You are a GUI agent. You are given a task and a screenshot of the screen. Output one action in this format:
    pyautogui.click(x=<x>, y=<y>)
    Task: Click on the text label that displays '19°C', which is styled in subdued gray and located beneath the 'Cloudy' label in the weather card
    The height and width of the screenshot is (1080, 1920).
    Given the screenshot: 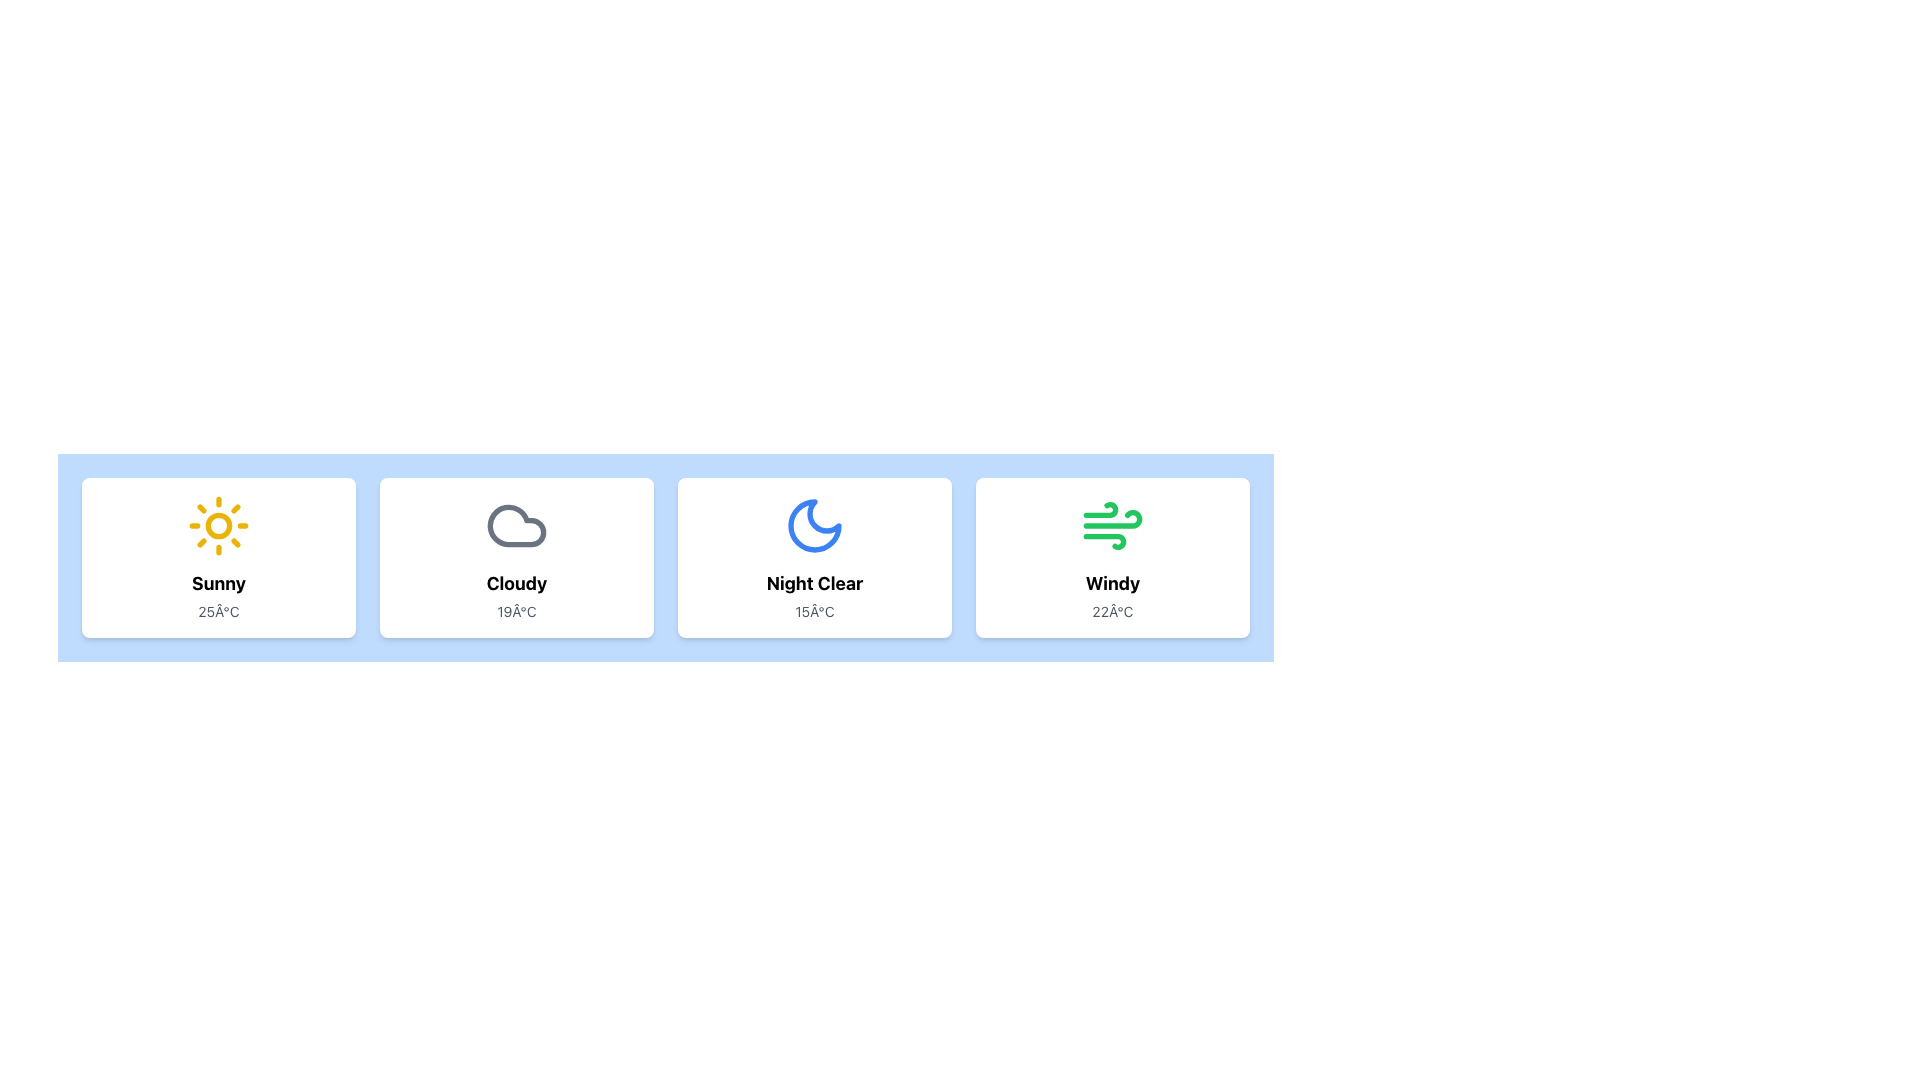 What is the action you would take?
    pyautogui.click(x=517, y=611)
    